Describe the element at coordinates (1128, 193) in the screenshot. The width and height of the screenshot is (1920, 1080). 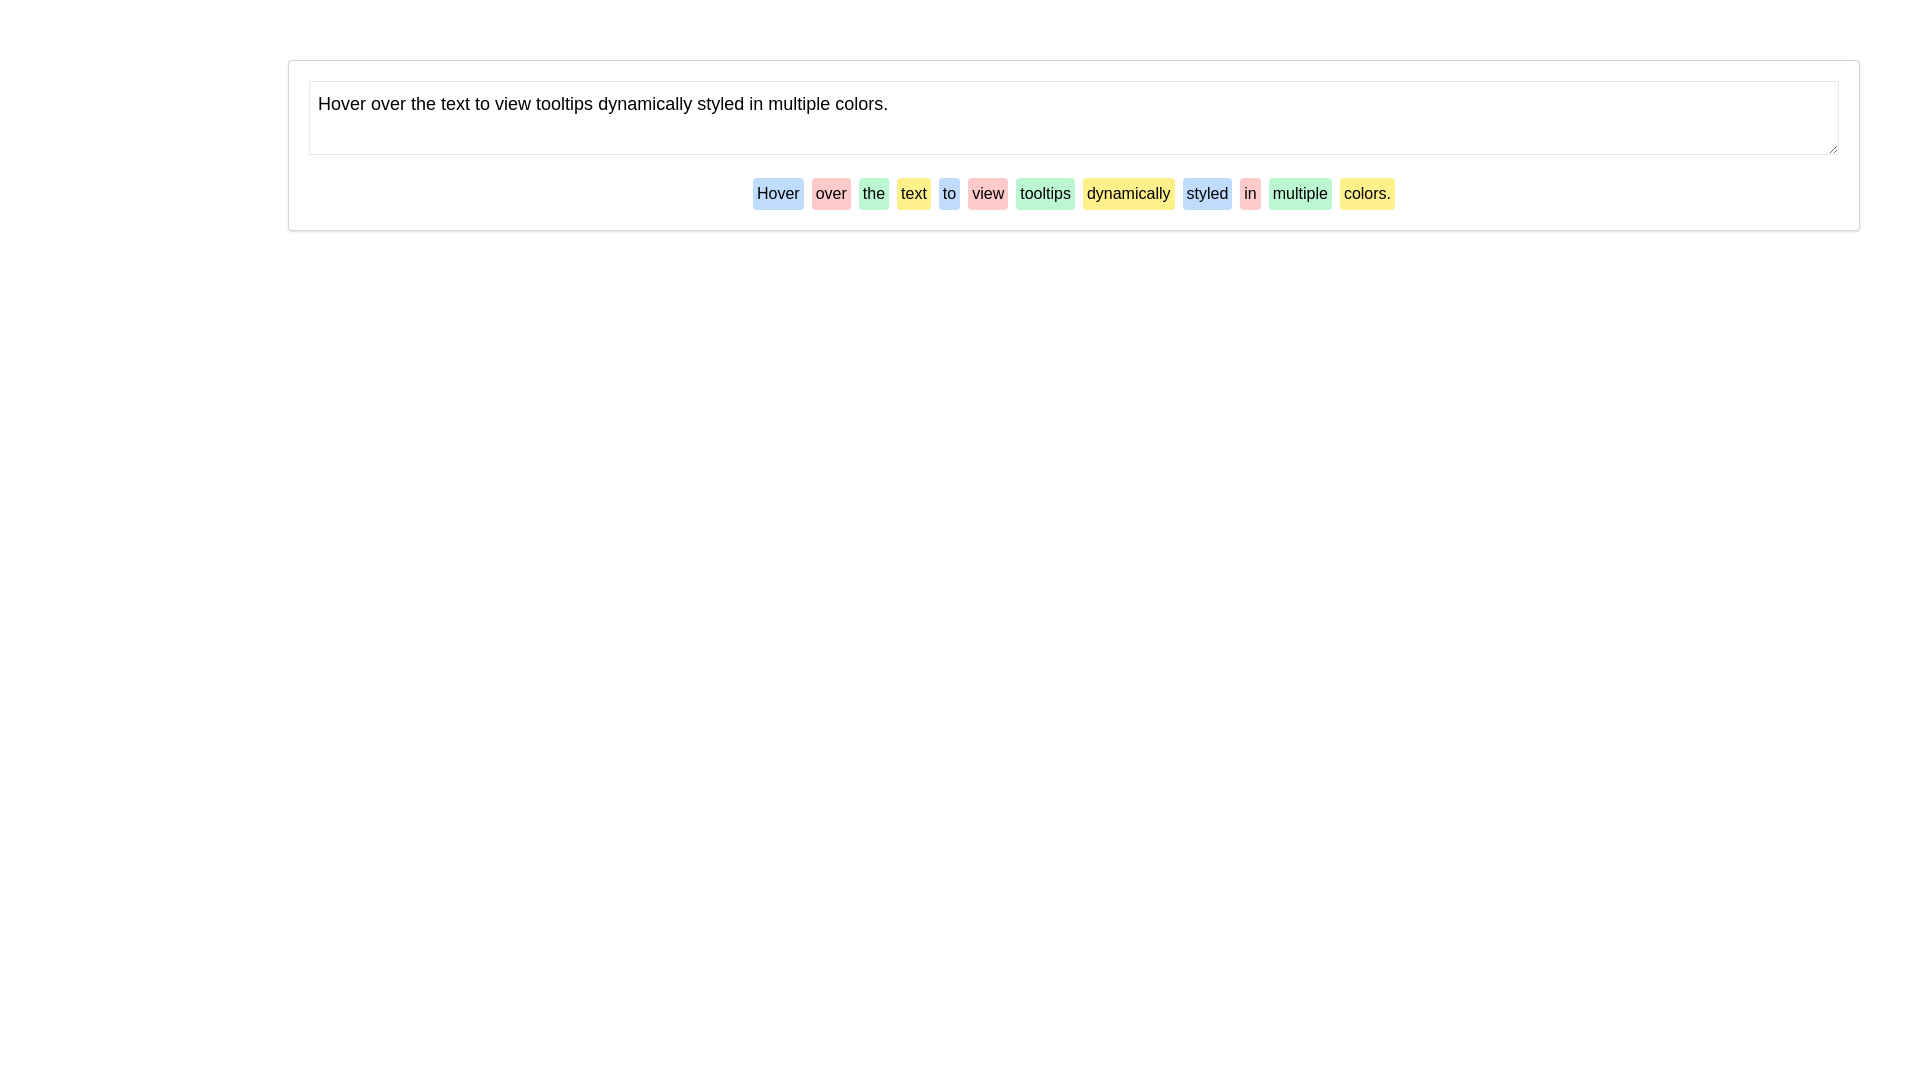
I see `the interactive tooltip trigger text label which displays 'Tooltip for dynamically' when hovered` at that location.